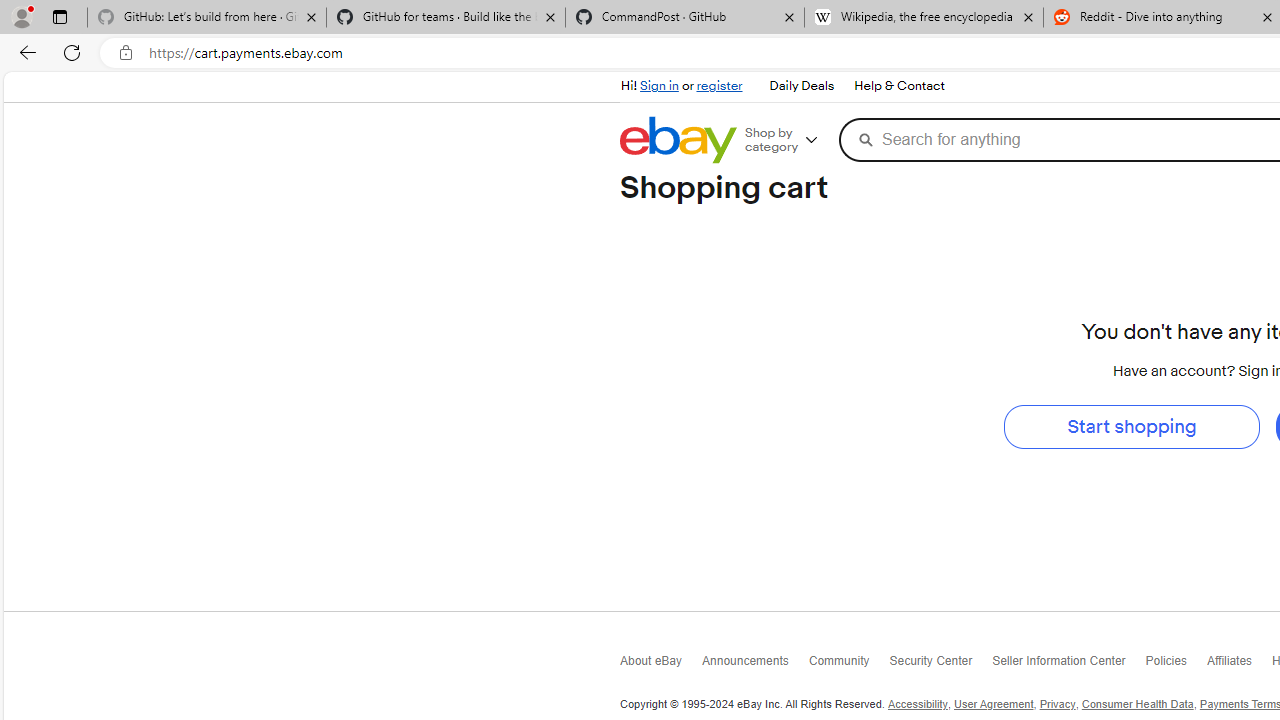 This screenshot has height=720, width=1280. What do you see at coordinates (800, 85) in the screenshot?
I see `'Daily Deals'` at bounding box center [800, 85].